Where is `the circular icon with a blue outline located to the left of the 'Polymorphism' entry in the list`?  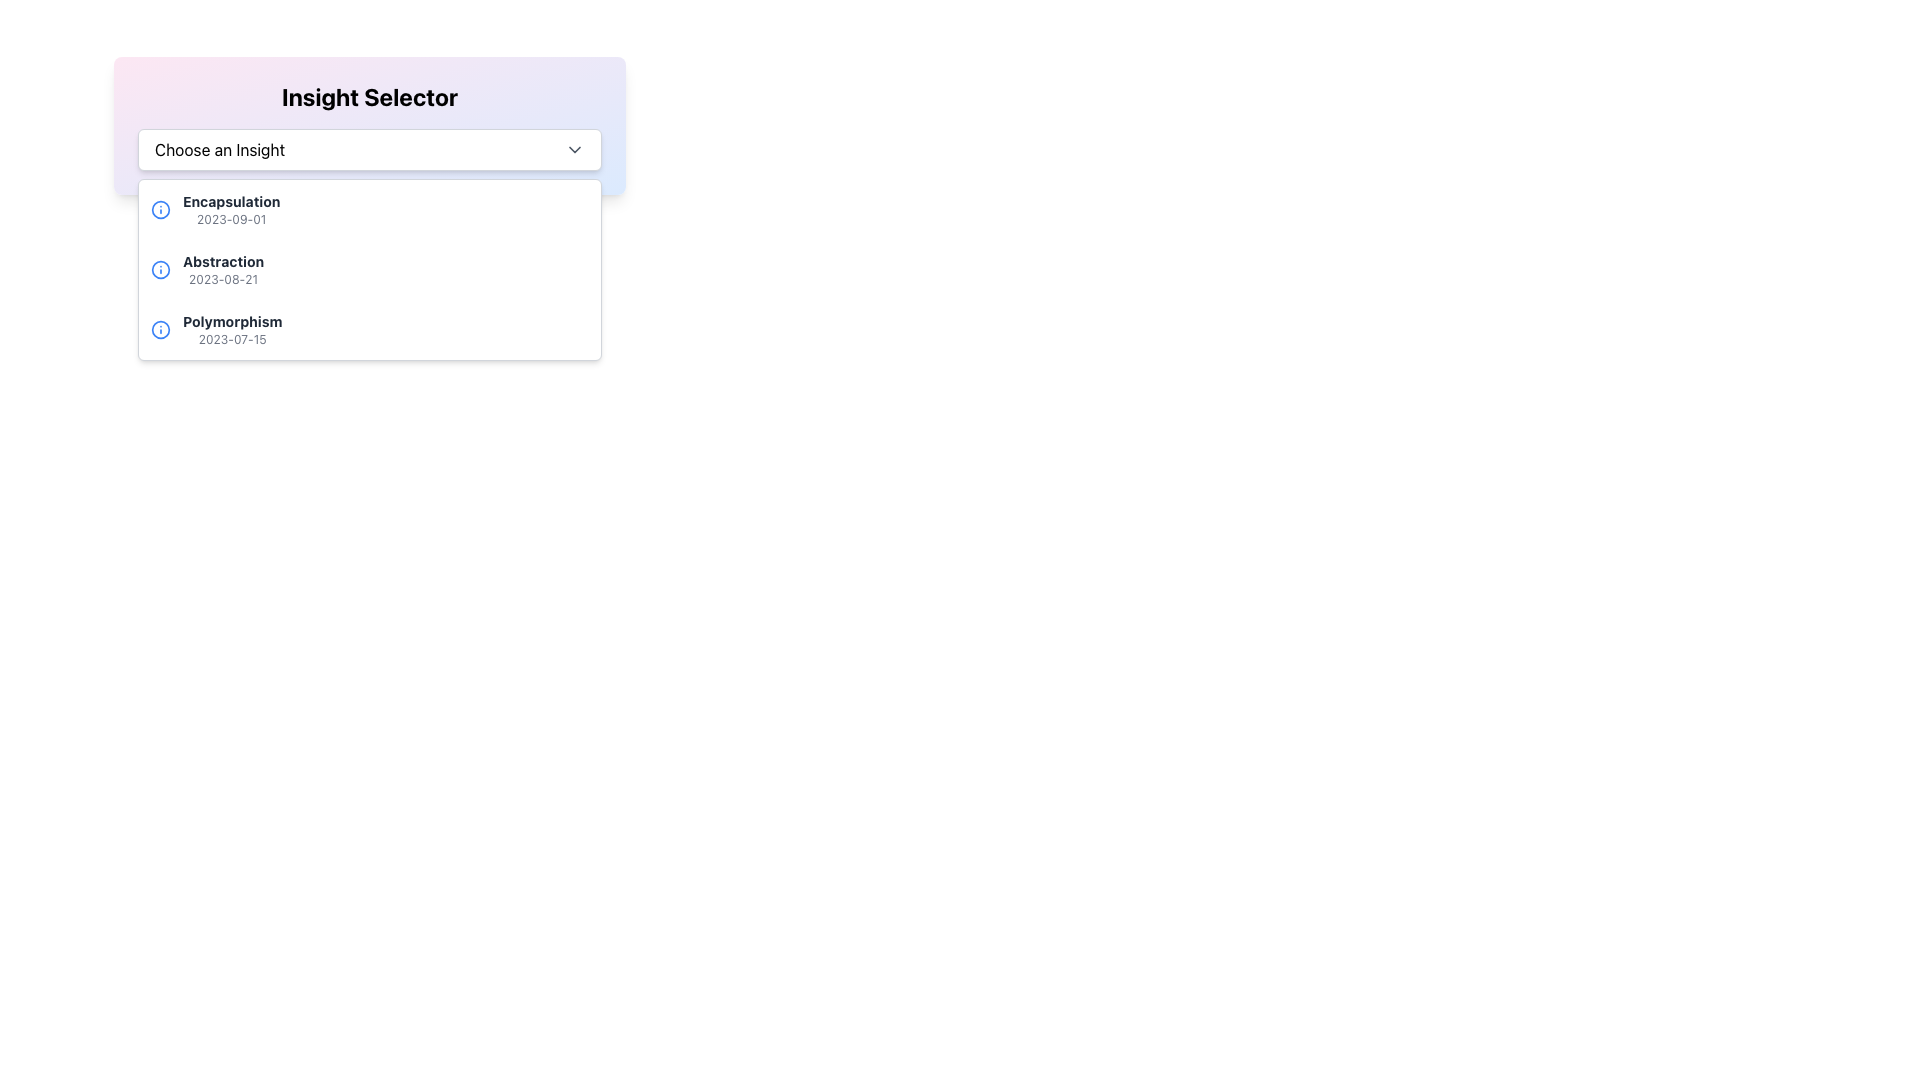
the circular icon with a blue outline located to the left of the 'Polymorphism' entry in the list is located at coordinates (161, 329).